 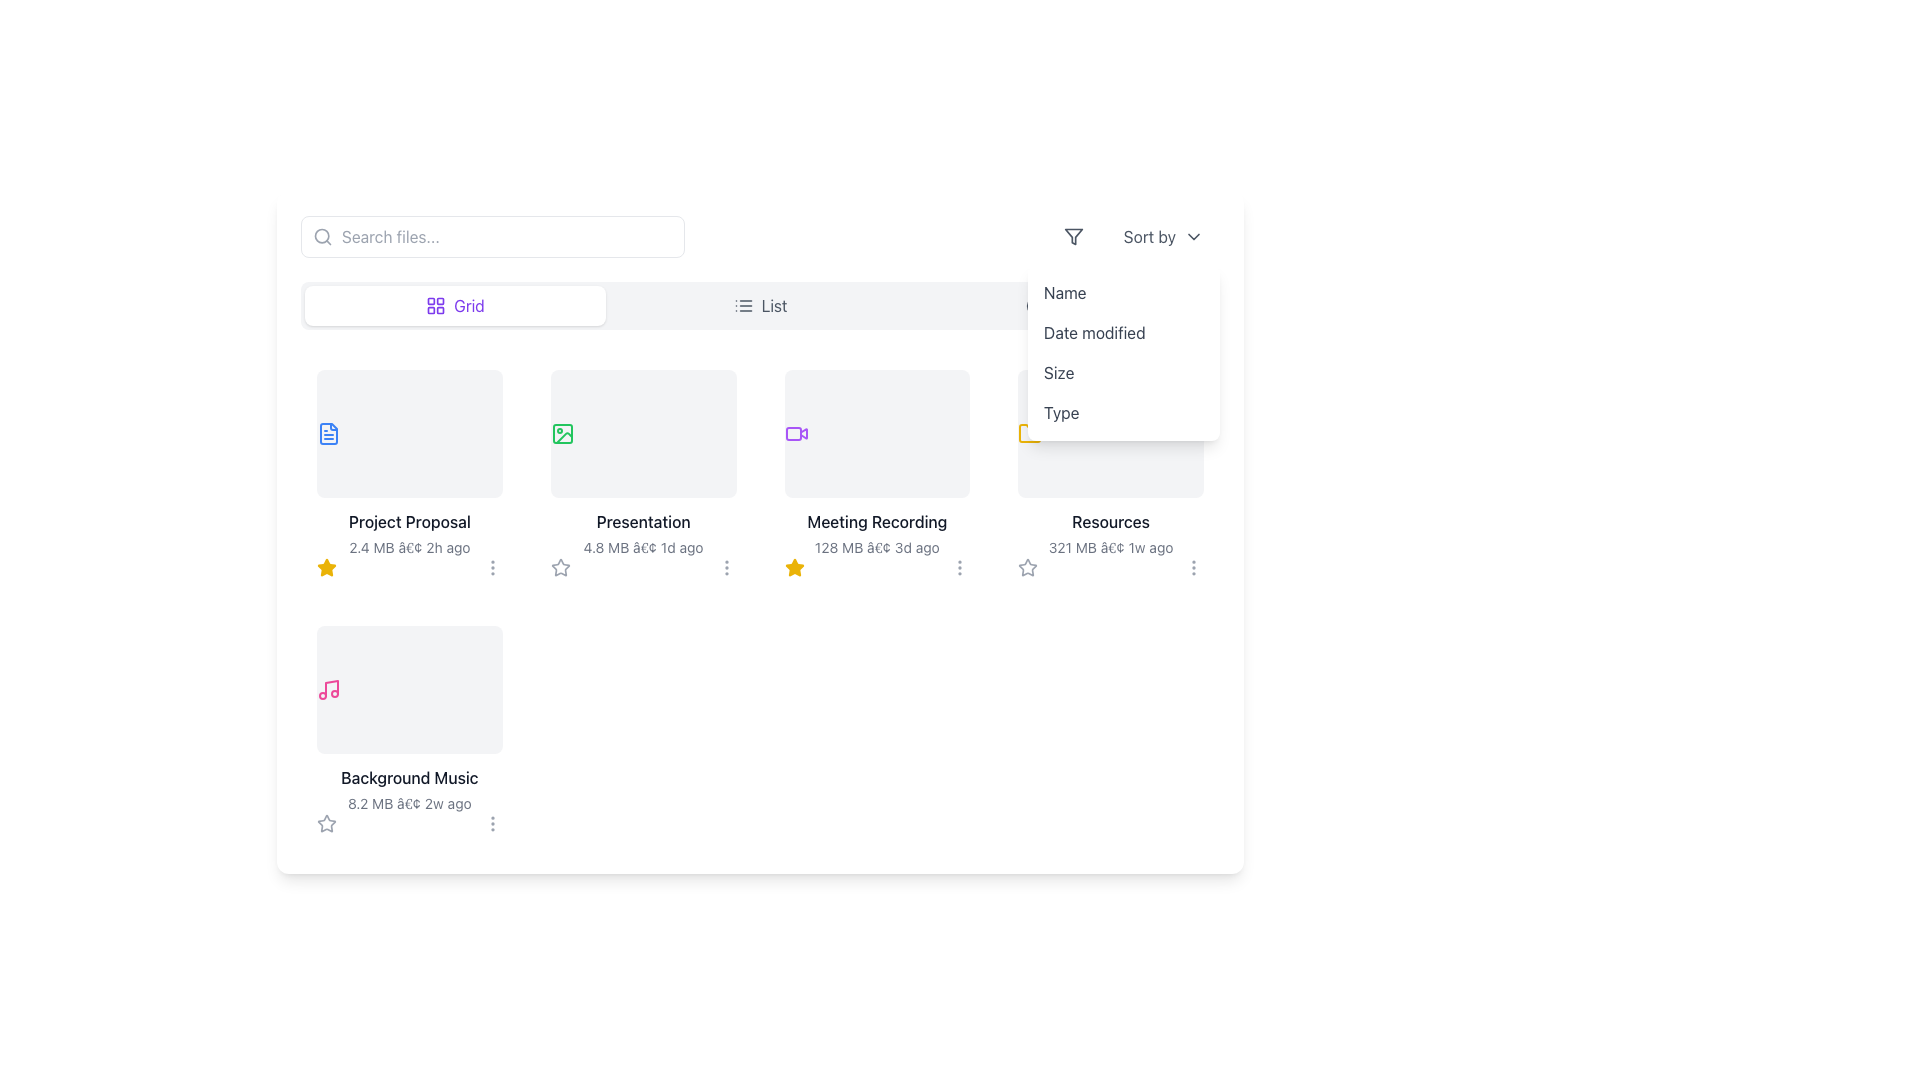 What do you see at coordinates (1123, 293) in the screenshot?
I see `the first row of the dropdown menu that sorts items by name, located in the top-right section under the 'Sort by' control` at bounding box center [1123, 293].